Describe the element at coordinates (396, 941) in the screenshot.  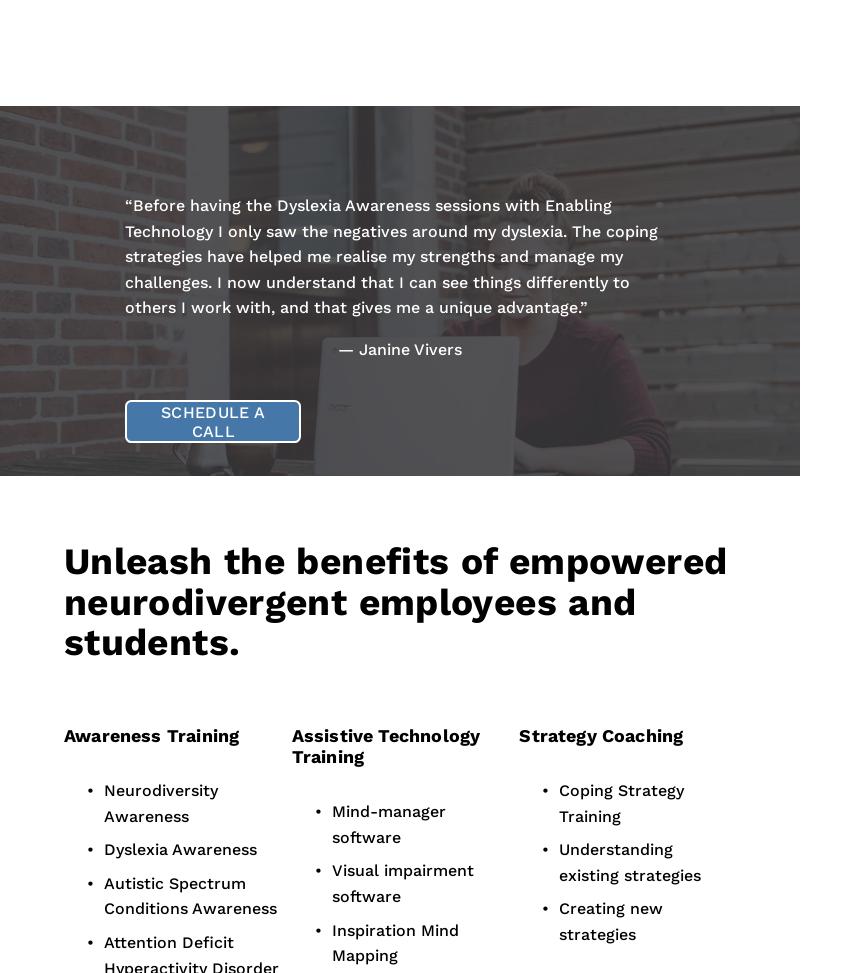
I see `'Inspiration Mind Mapping'` at that location.